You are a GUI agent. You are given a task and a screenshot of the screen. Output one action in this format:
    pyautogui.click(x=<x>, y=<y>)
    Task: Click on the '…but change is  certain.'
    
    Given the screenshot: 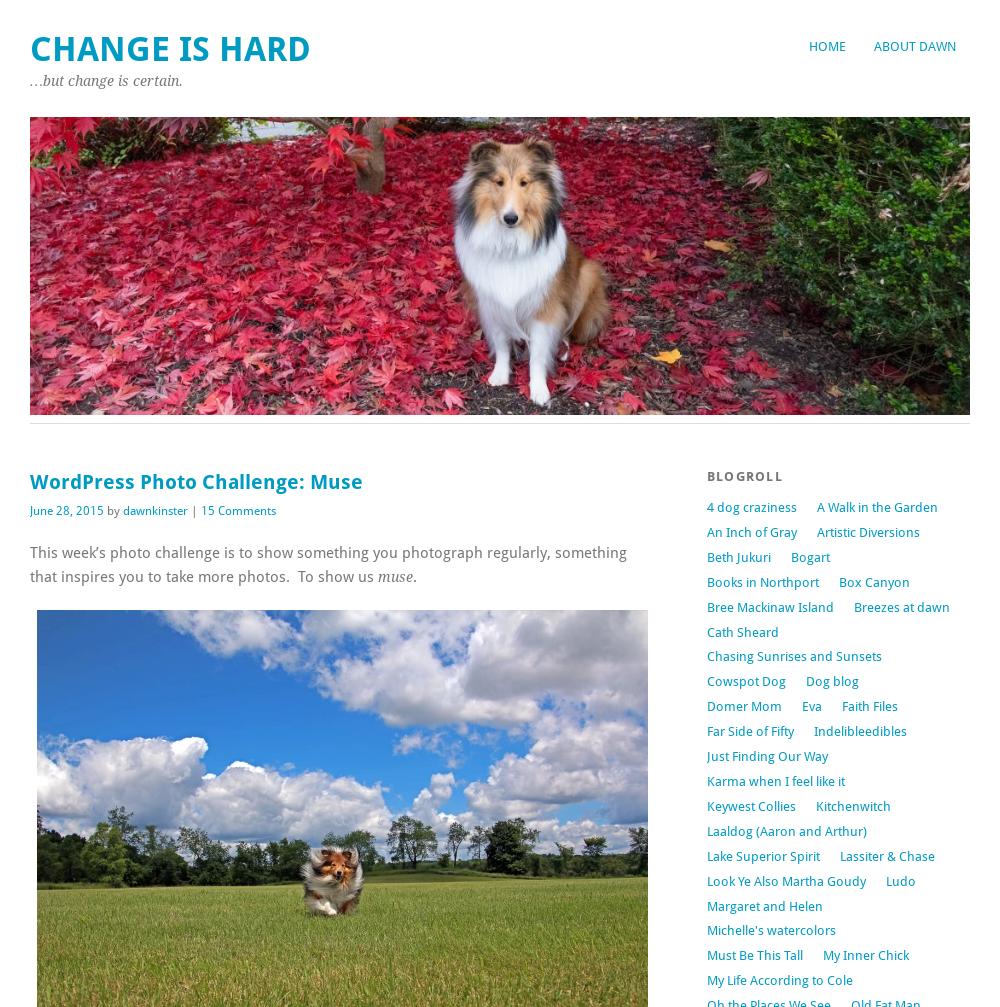 What is the action you would take?
    pyautogui.click(x=105, y=80)
    